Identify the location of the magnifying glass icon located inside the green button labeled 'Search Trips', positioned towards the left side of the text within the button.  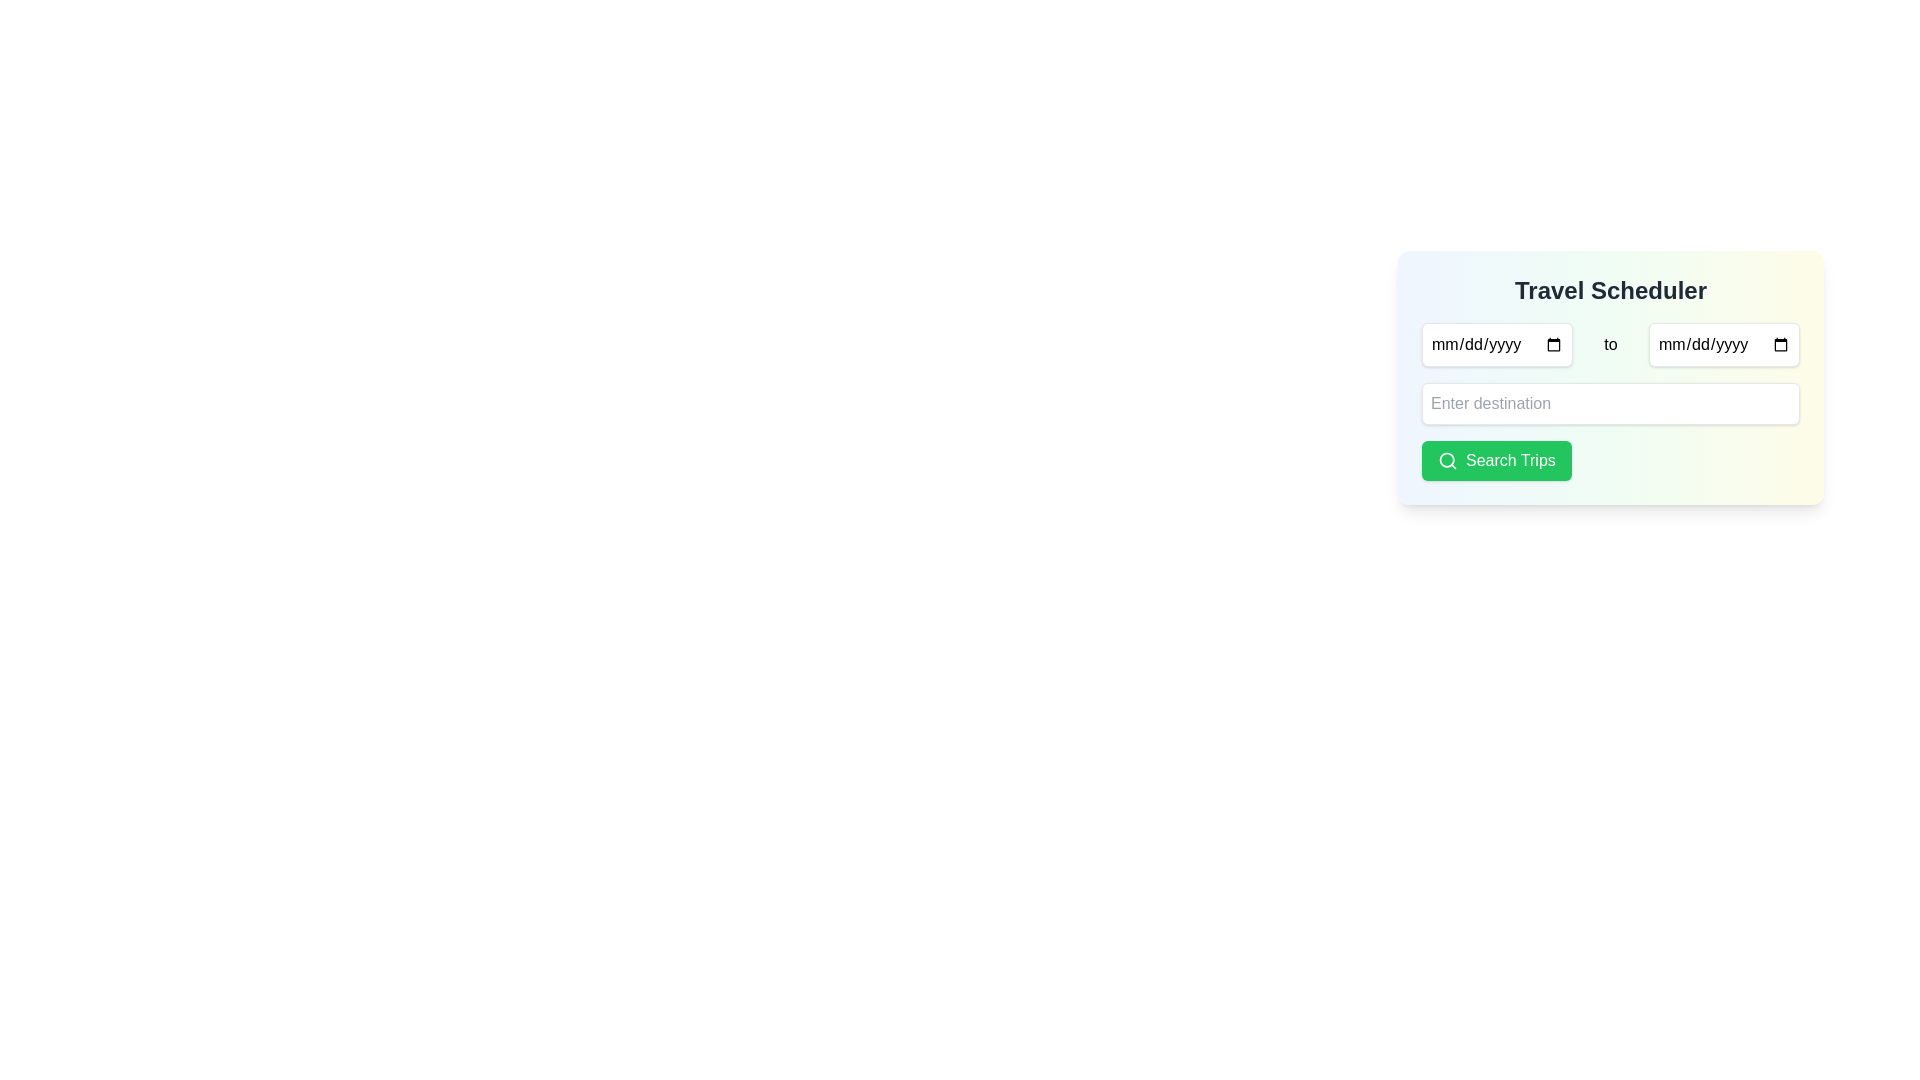
(1448, 461).